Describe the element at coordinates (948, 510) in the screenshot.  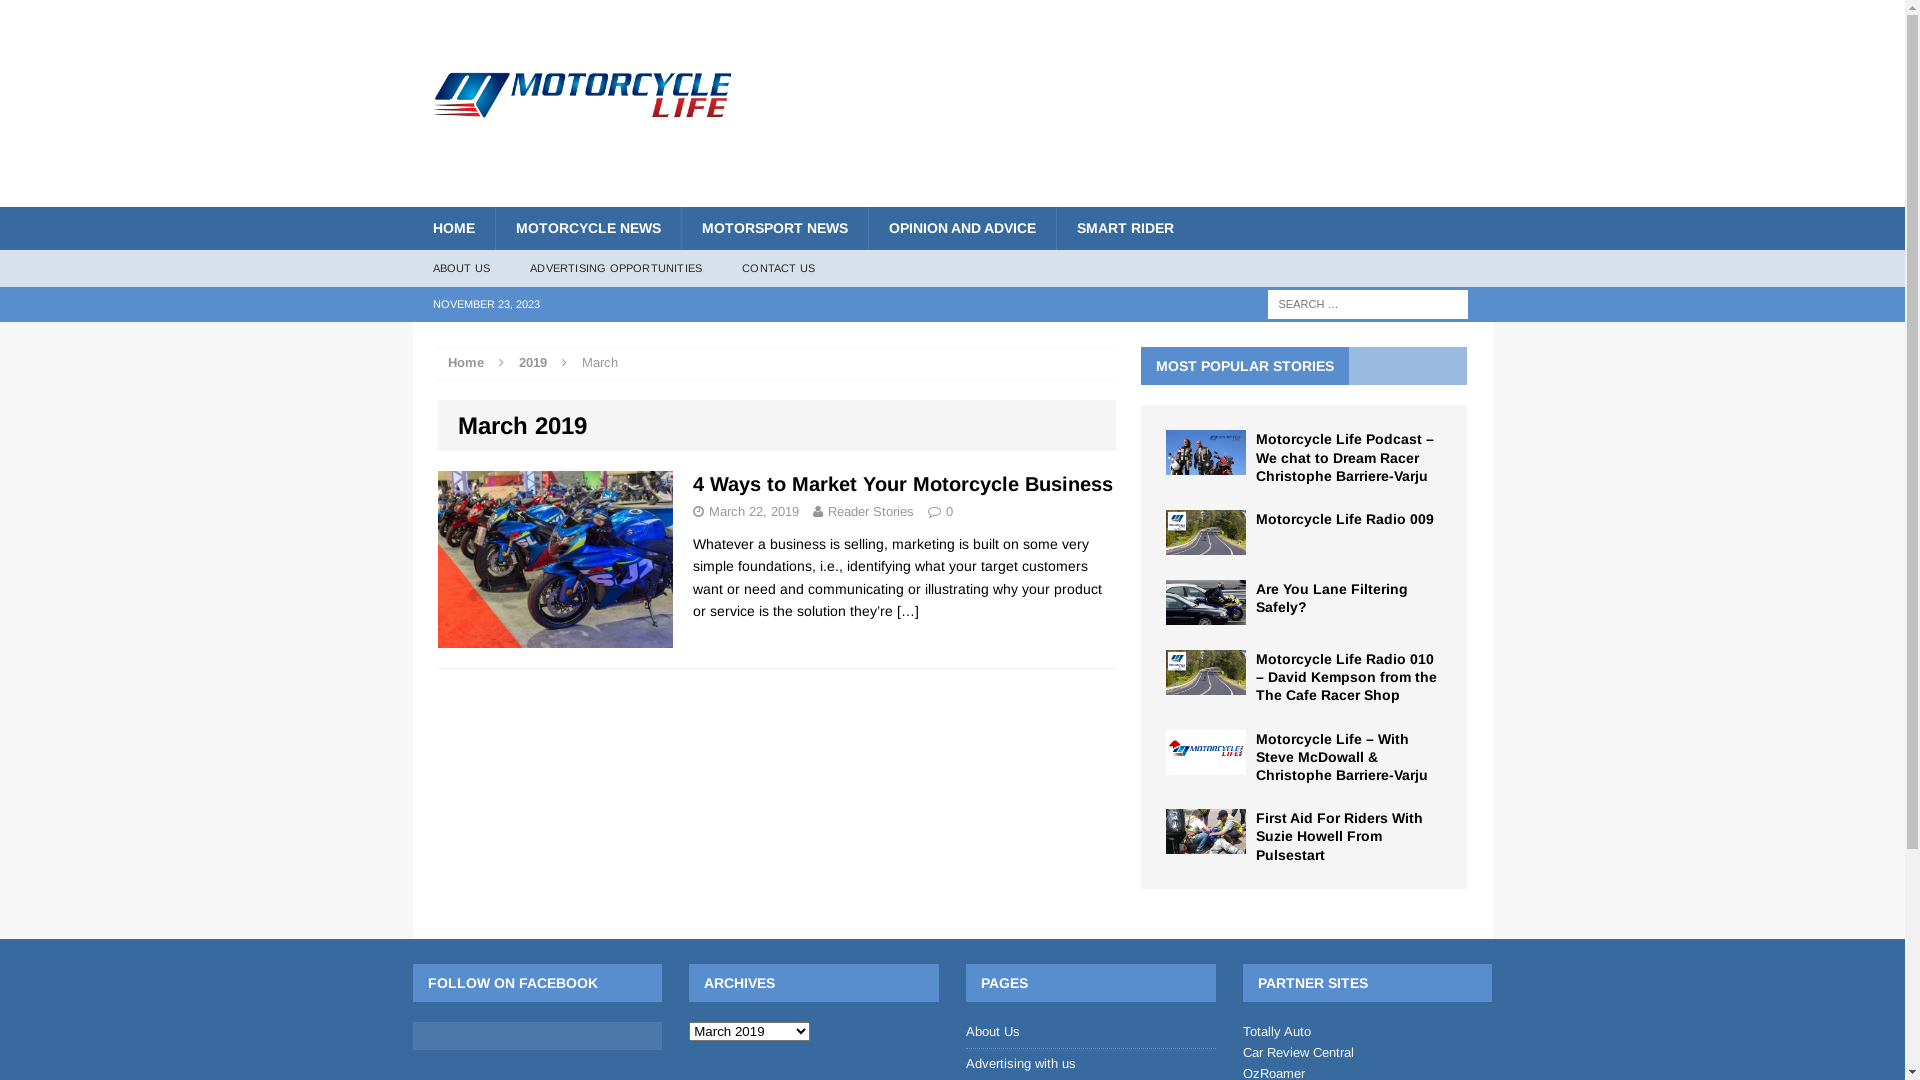
I see `'0'` at that location.